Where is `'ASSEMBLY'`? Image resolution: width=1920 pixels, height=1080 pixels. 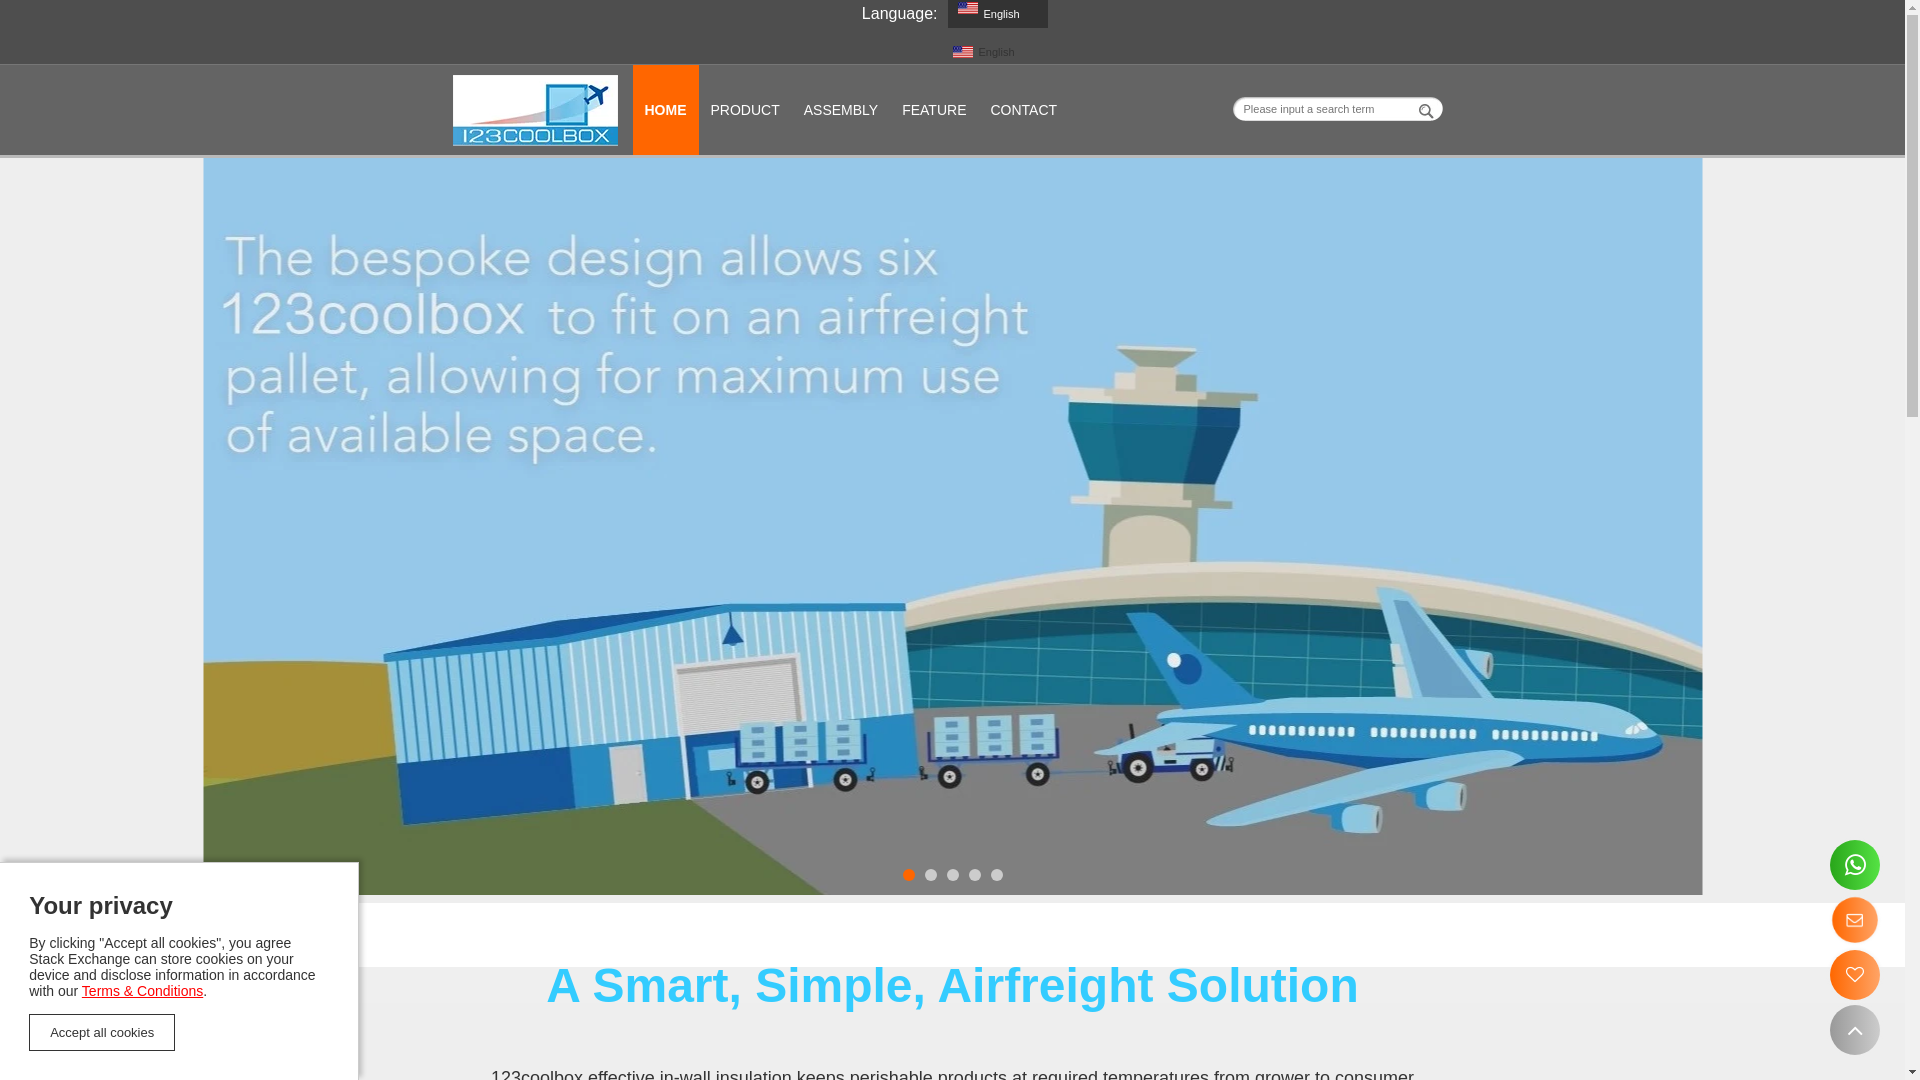 'ASSEMBLY' is located at coordinates (840, 110).